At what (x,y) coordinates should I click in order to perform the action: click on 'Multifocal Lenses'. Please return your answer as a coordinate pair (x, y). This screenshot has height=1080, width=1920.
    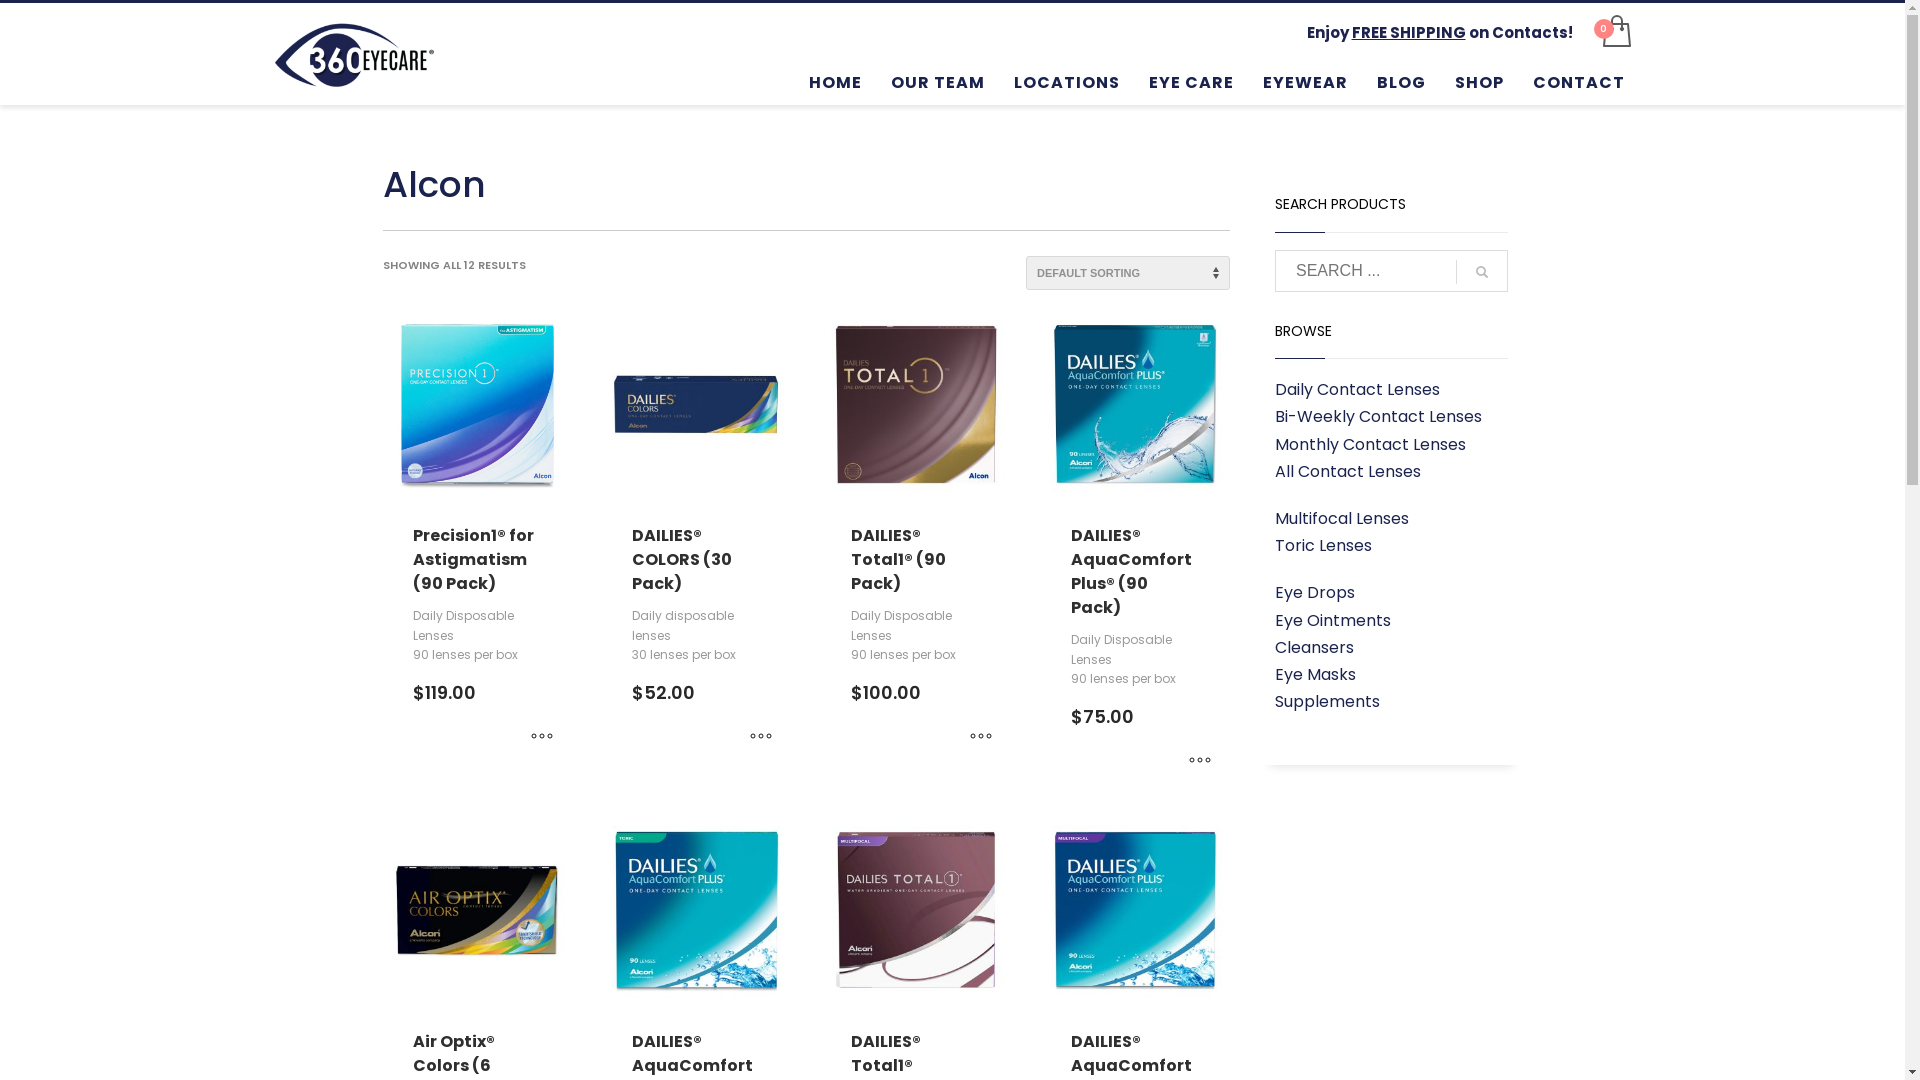
    Looking at the image, I should click on (1342, 517).